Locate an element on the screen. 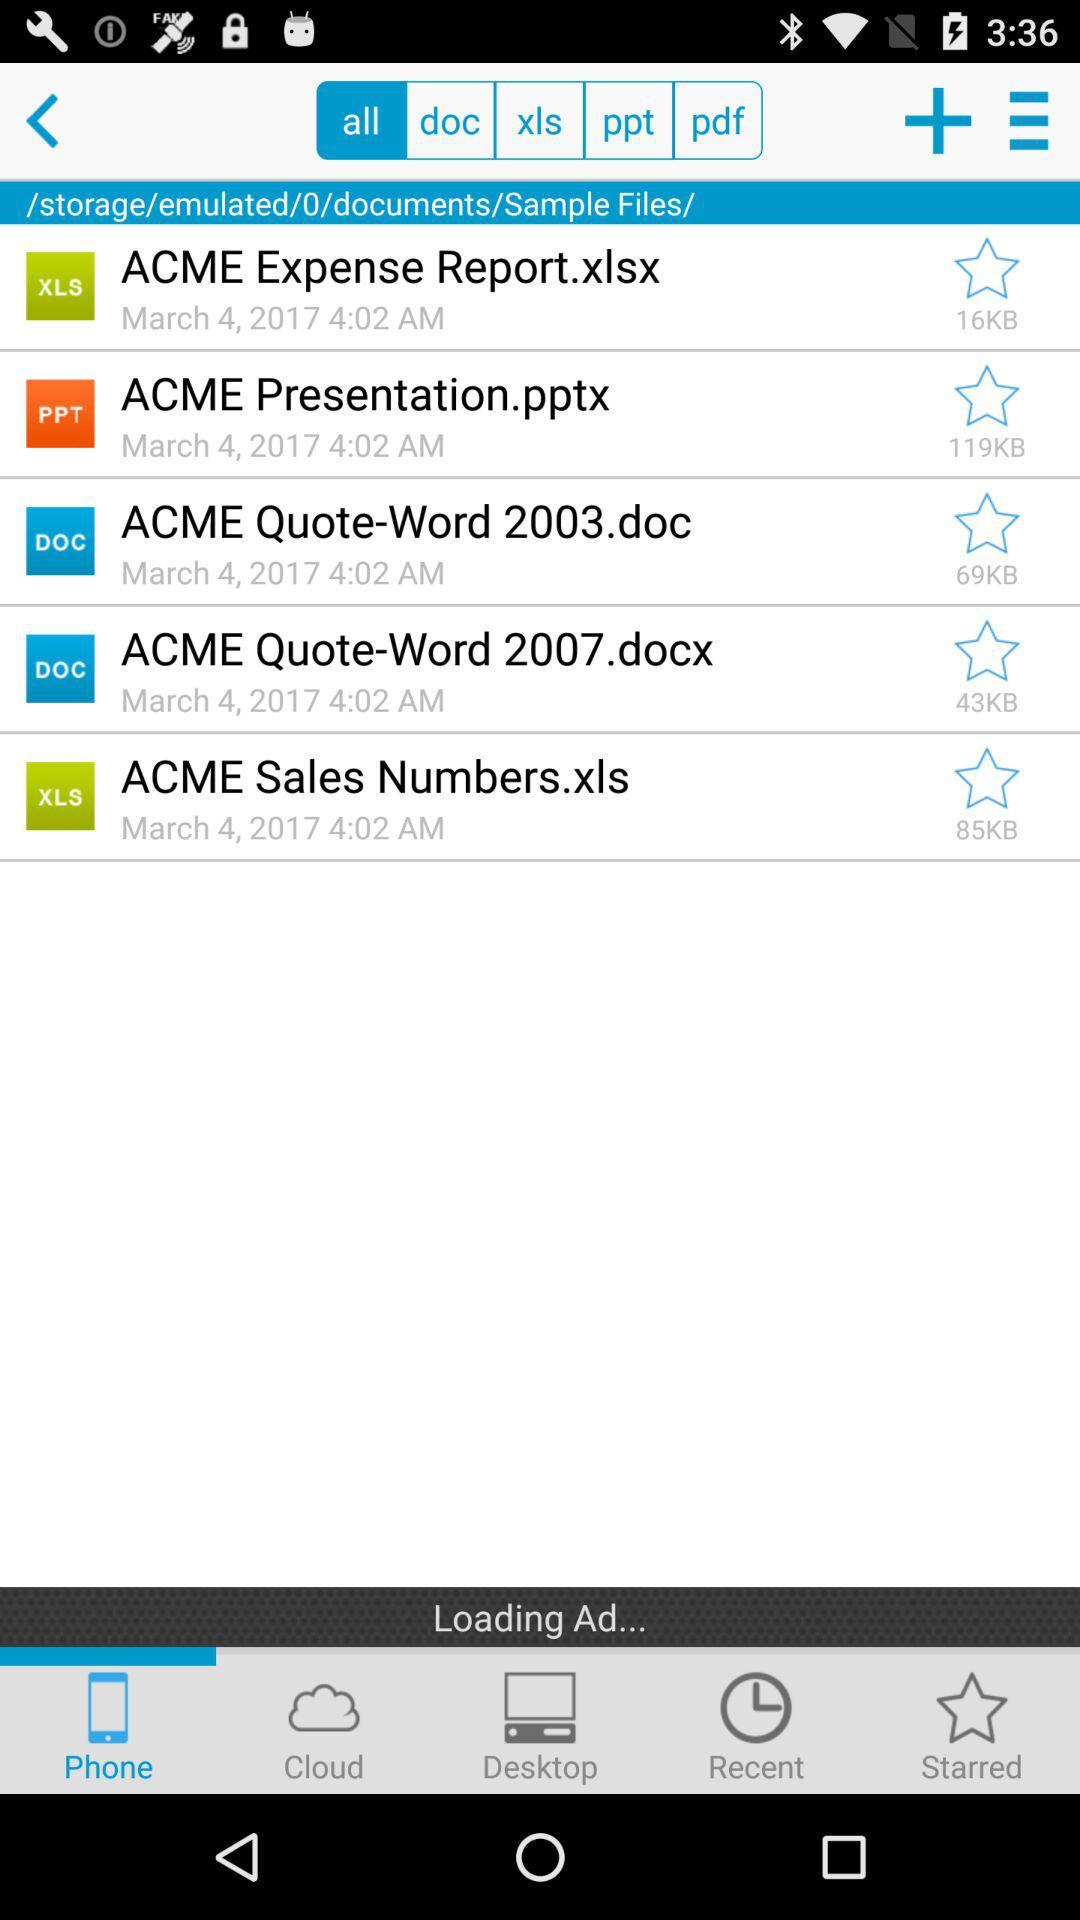 The width and height of the screenshot is (1080, 1920). star this selection is located at coordinates (986, 651).